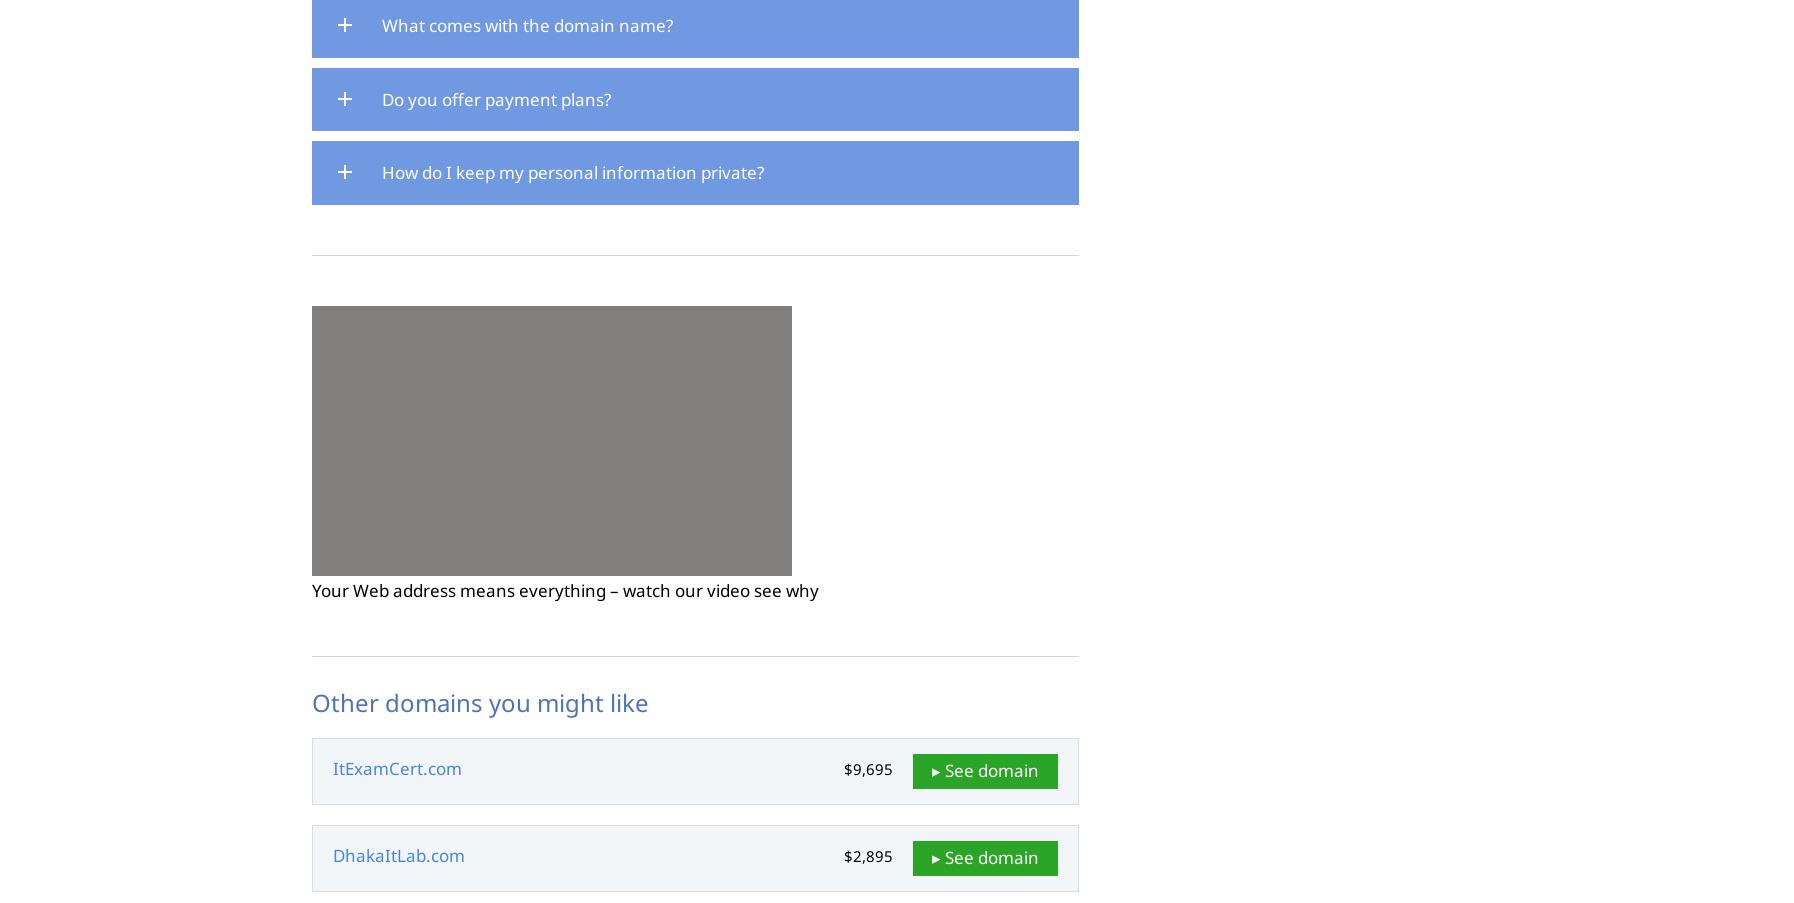 The width and height of the screenshot is (1794, 903). What do you see at coordinates (527, 23) in the screenshot?
I see `'What comes with the domain name?'` at bounding box center [527, 23].